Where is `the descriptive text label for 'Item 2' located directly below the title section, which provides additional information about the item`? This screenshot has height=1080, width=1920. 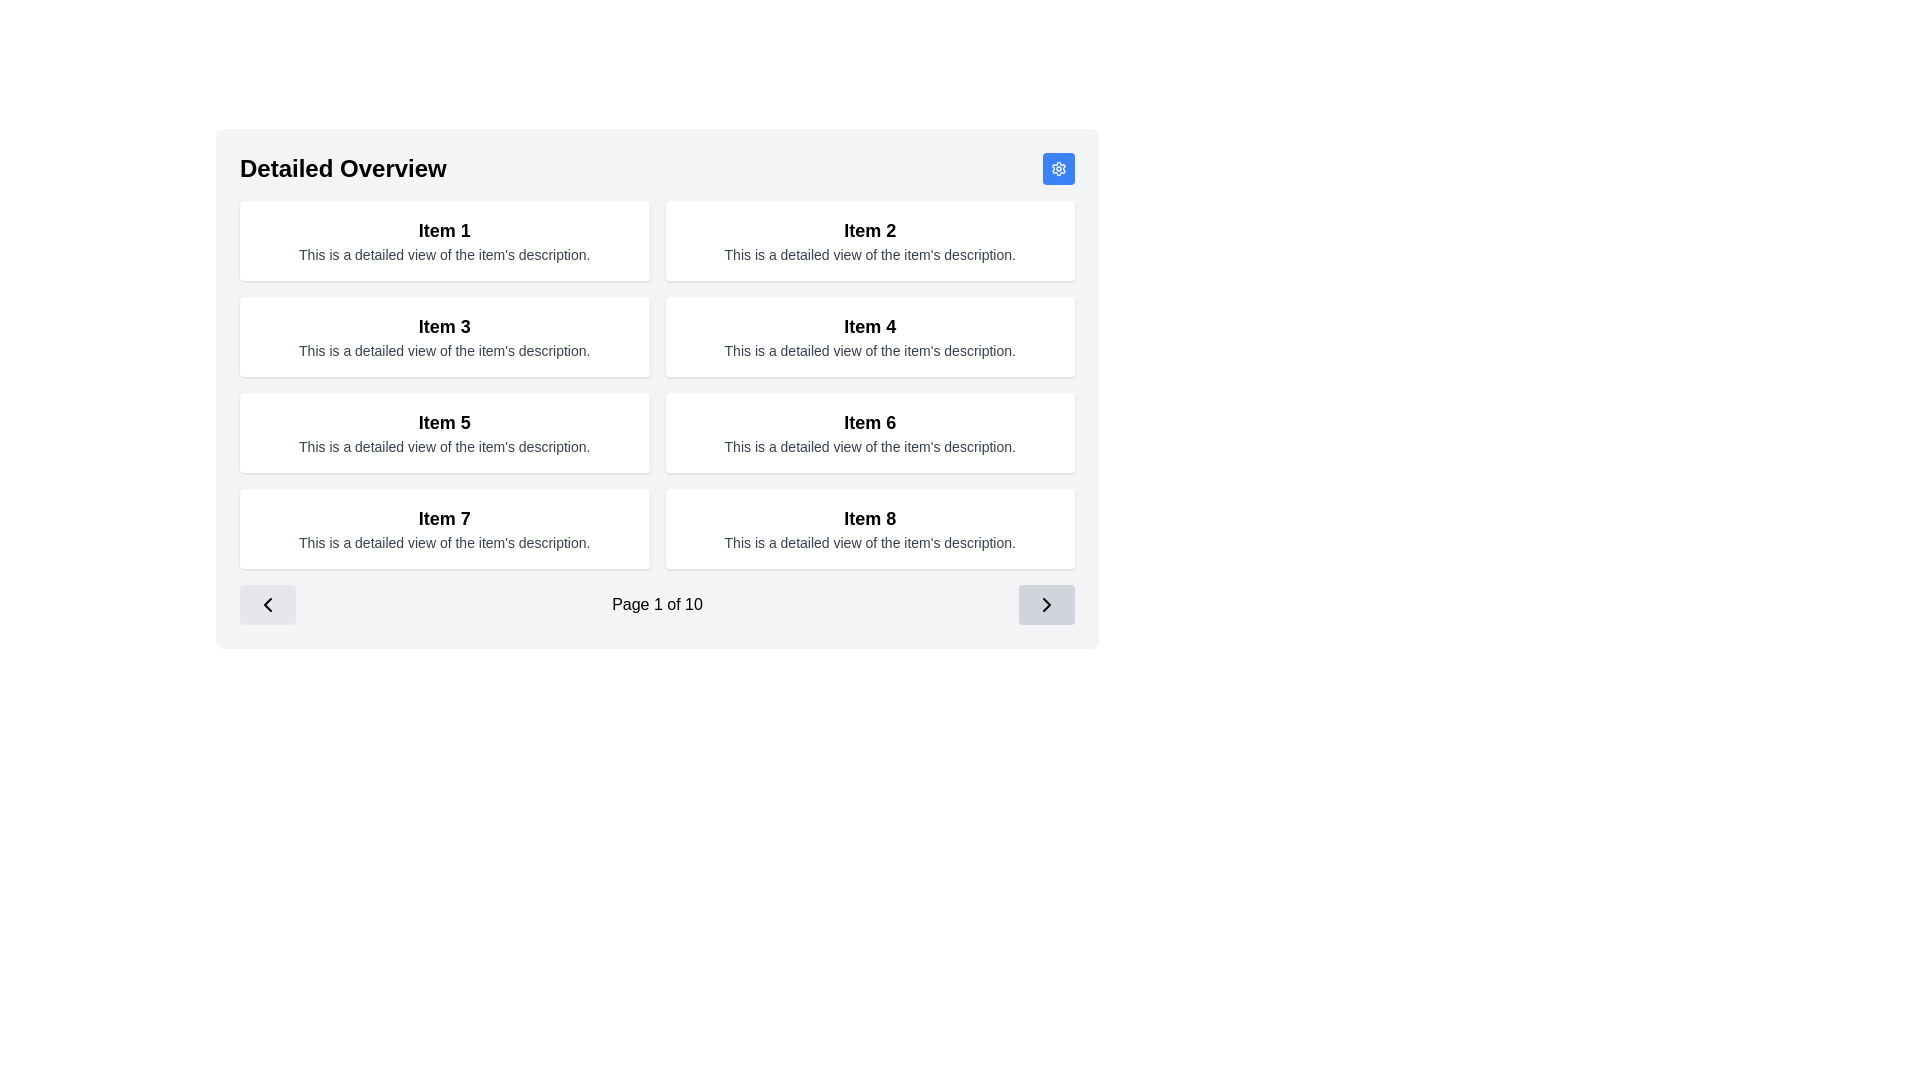 the descriptive text label for 'Item 2' located directly below the title section, which provides additional information about the item is located at coordinates (870, 253).